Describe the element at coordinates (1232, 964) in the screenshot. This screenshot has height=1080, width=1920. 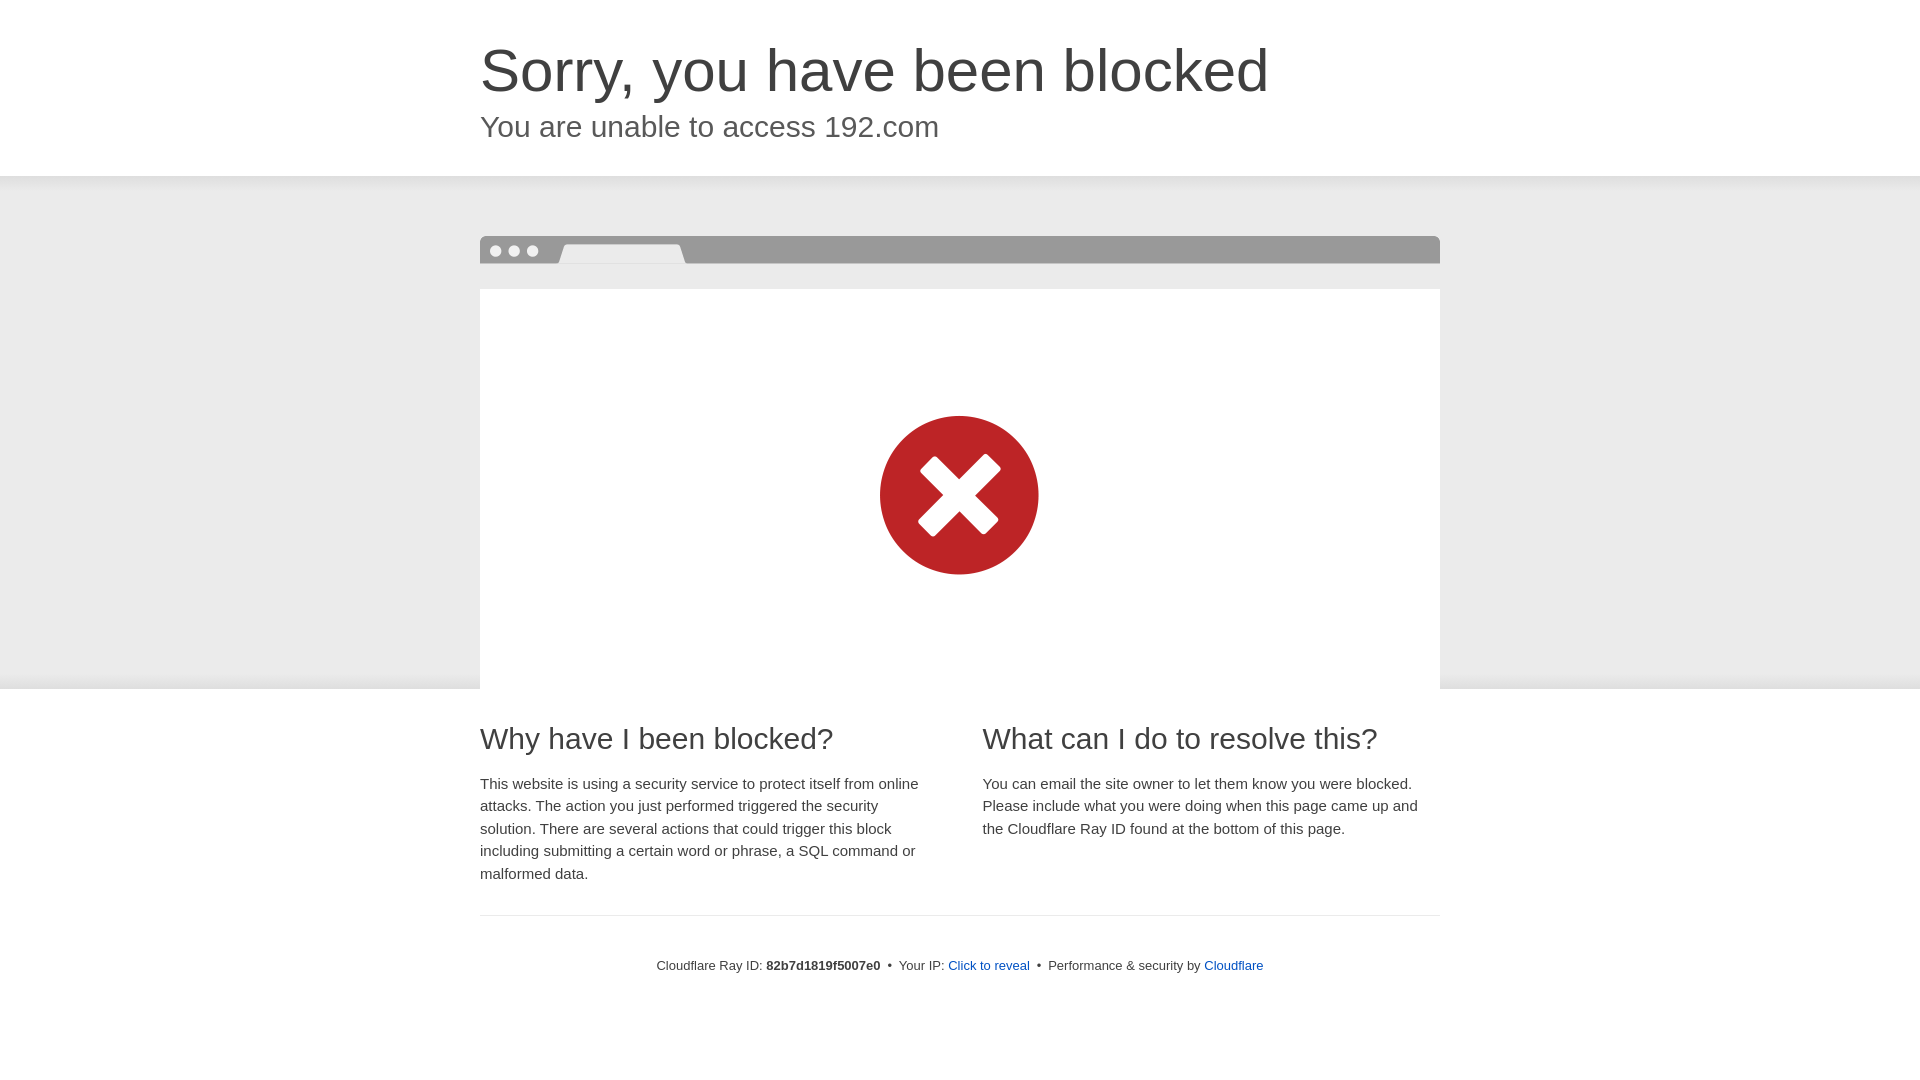
I see `'Cloudflare'` at that location.